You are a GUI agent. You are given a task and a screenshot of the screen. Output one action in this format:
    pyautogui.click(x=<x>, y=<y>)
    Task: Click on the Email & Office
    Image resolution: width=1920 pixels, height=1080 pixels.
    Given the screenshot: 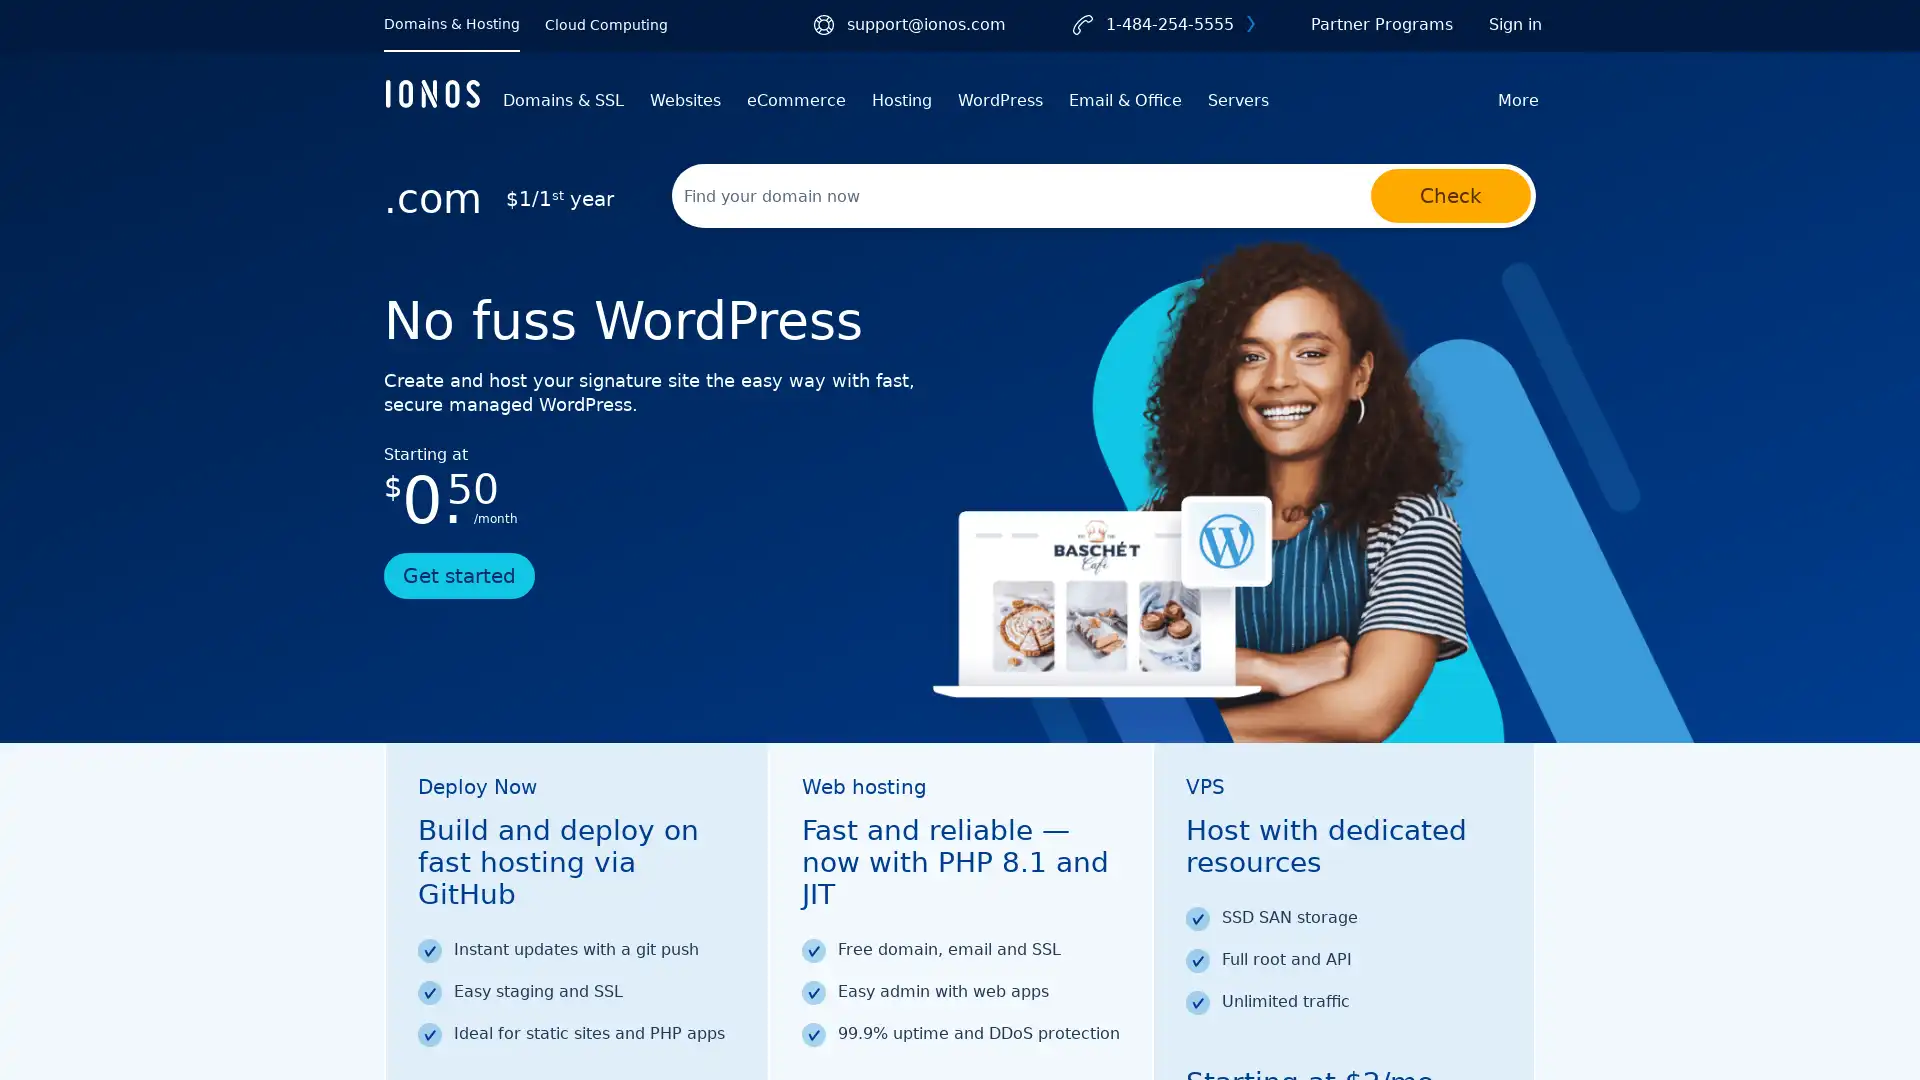 What is the action you would take?
    pyautogui.click(x=1102, y=100)
    